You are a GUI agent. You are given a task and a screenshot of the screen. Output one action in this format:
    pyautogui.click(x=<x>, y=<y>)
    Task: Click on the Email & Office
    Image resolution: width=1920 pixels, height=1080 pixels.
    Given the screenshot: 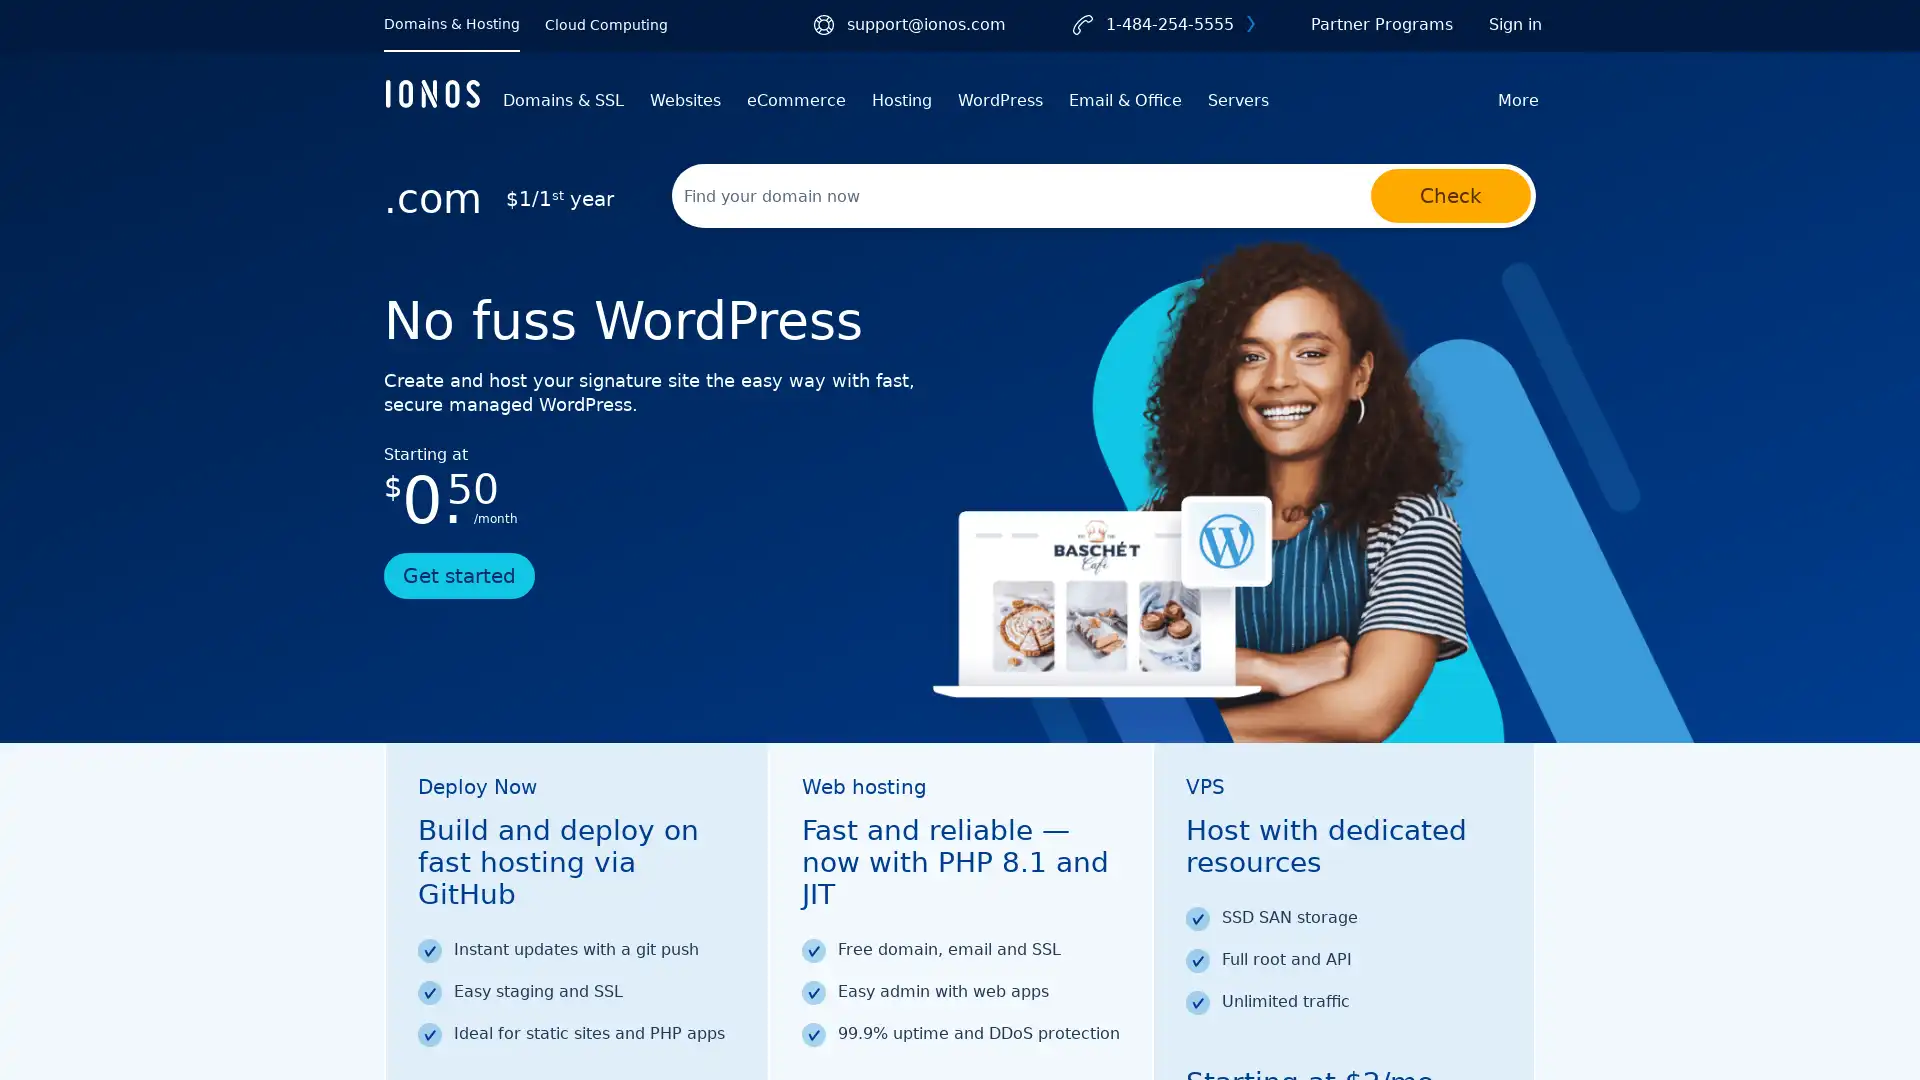 What is the action you would take?
    pyautogui.click(x=1102, y=100)
    